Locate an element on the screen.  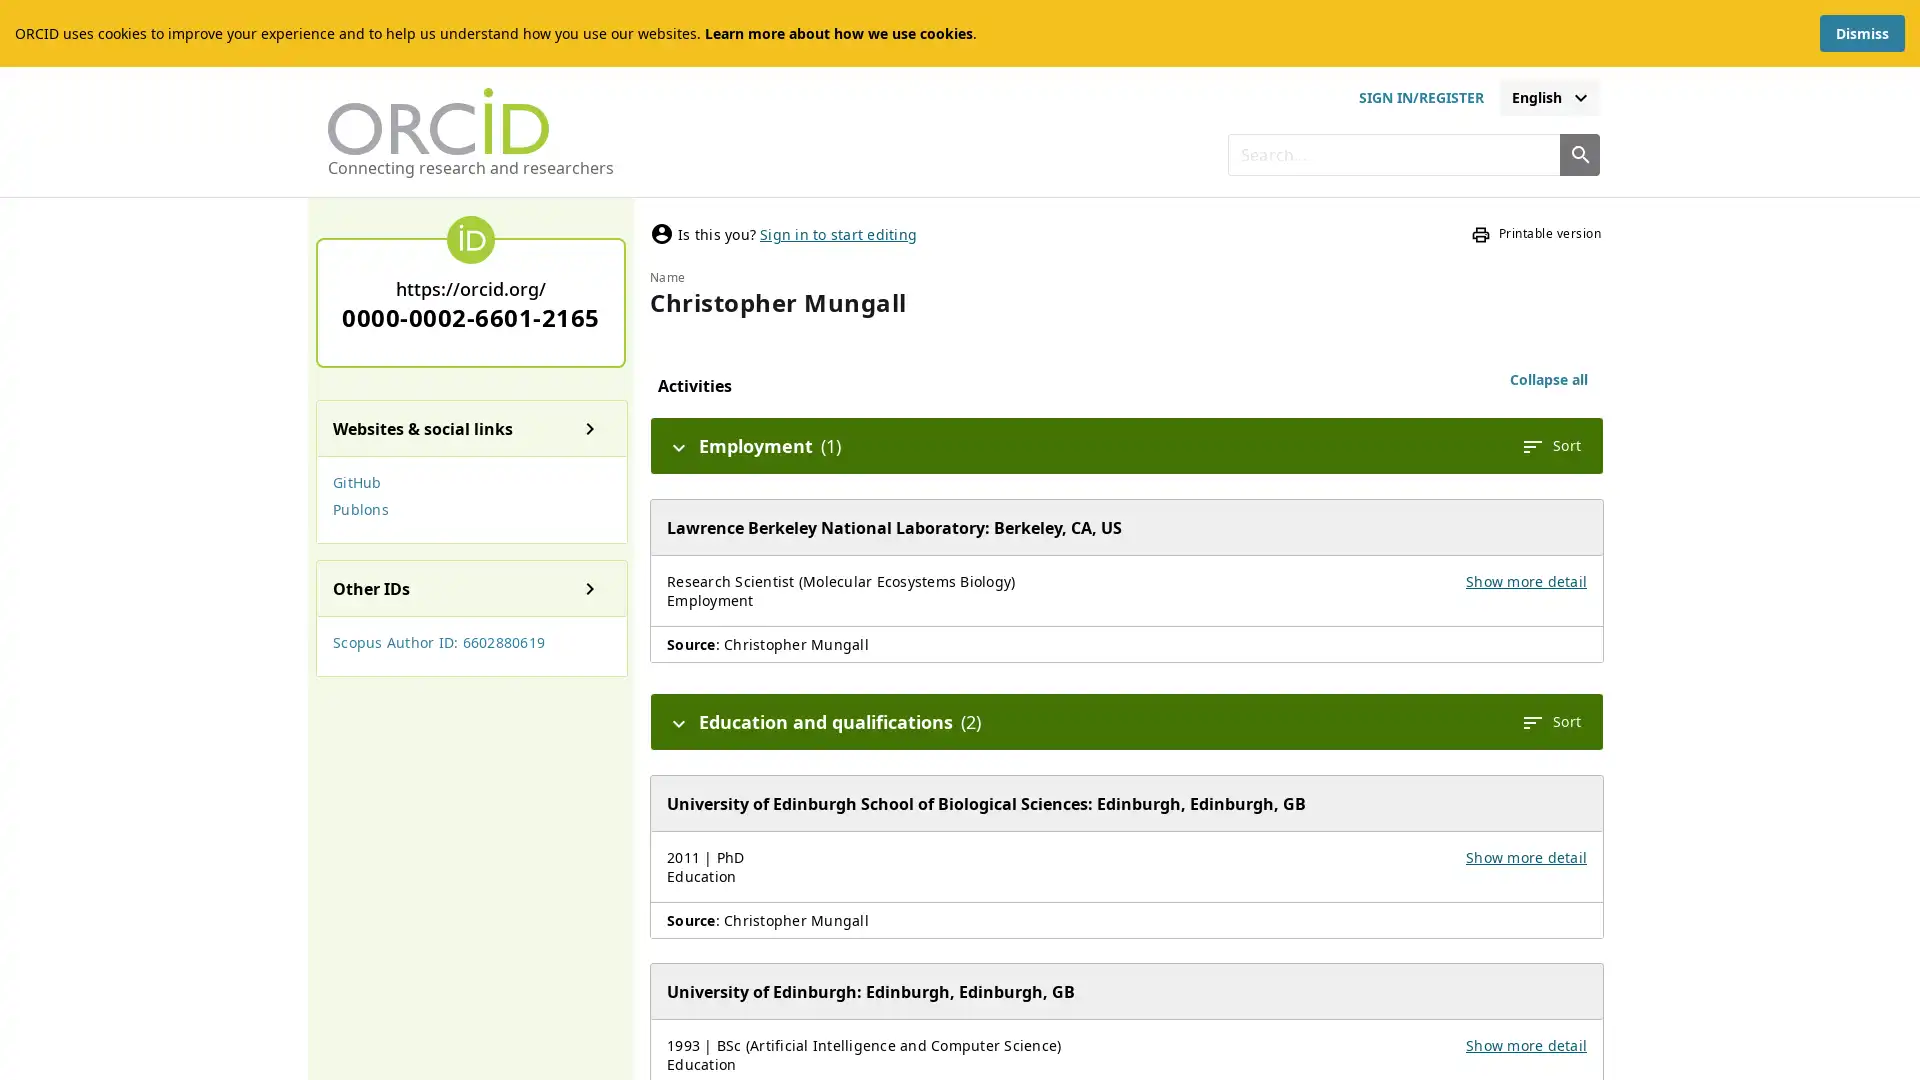
Show more detail is located at coordinates (1525, 856).